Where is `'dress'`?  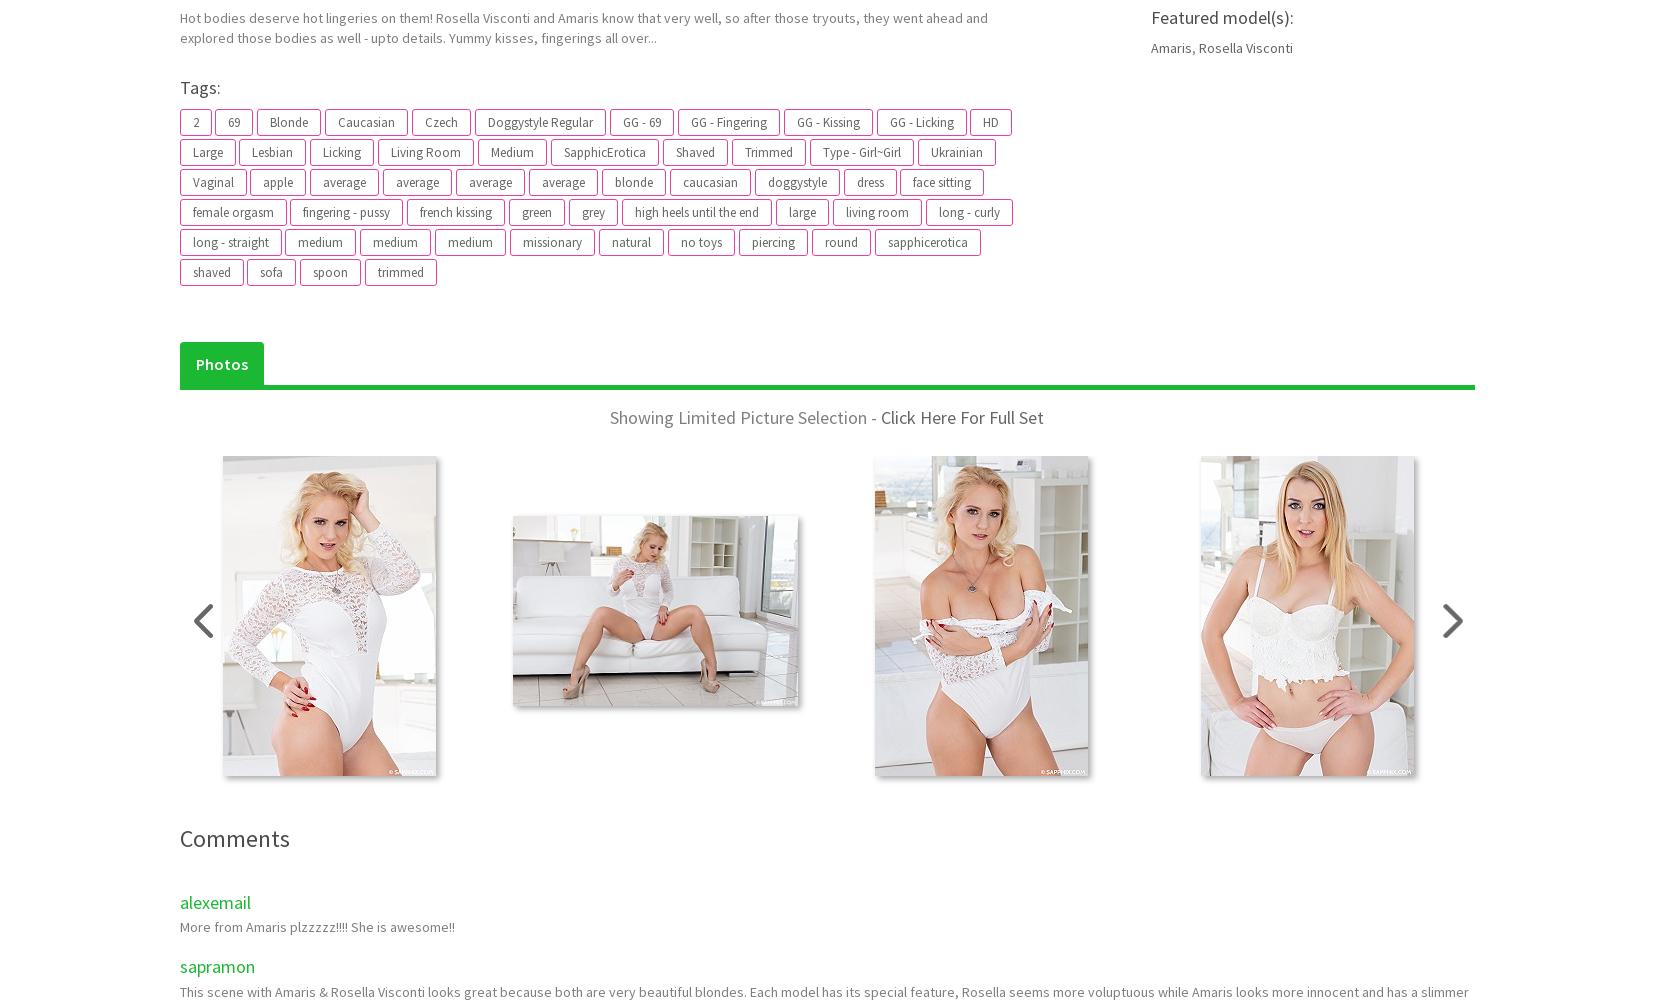
'dress' is located at coordinates (868, 182).